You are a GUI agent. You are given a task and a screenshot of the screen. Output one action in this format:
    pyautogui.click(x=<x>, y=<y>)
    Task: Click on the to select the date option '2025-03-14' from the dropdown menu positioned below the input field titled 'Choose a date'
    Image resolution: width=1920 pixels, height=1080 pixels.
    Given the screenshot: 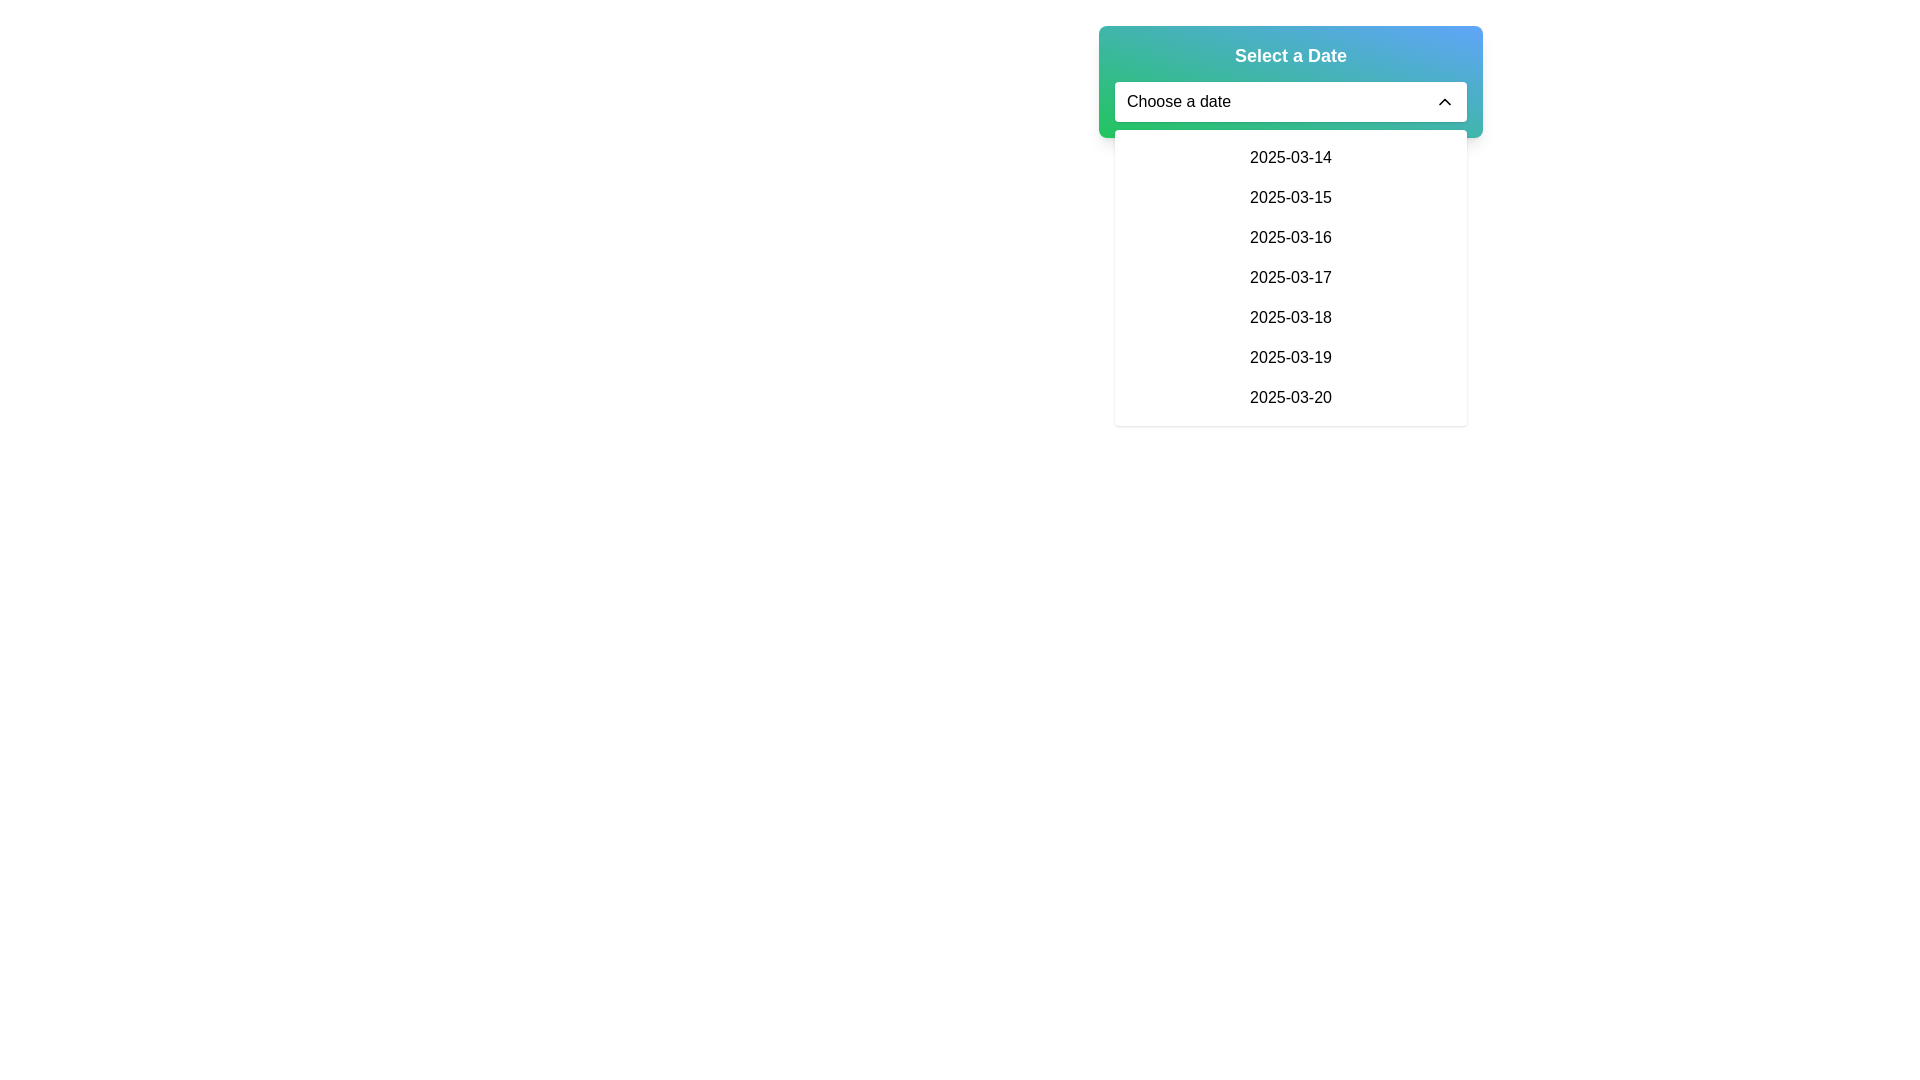 What is the action you would take?
    pyautogui.click(x=1291, y=157)
    